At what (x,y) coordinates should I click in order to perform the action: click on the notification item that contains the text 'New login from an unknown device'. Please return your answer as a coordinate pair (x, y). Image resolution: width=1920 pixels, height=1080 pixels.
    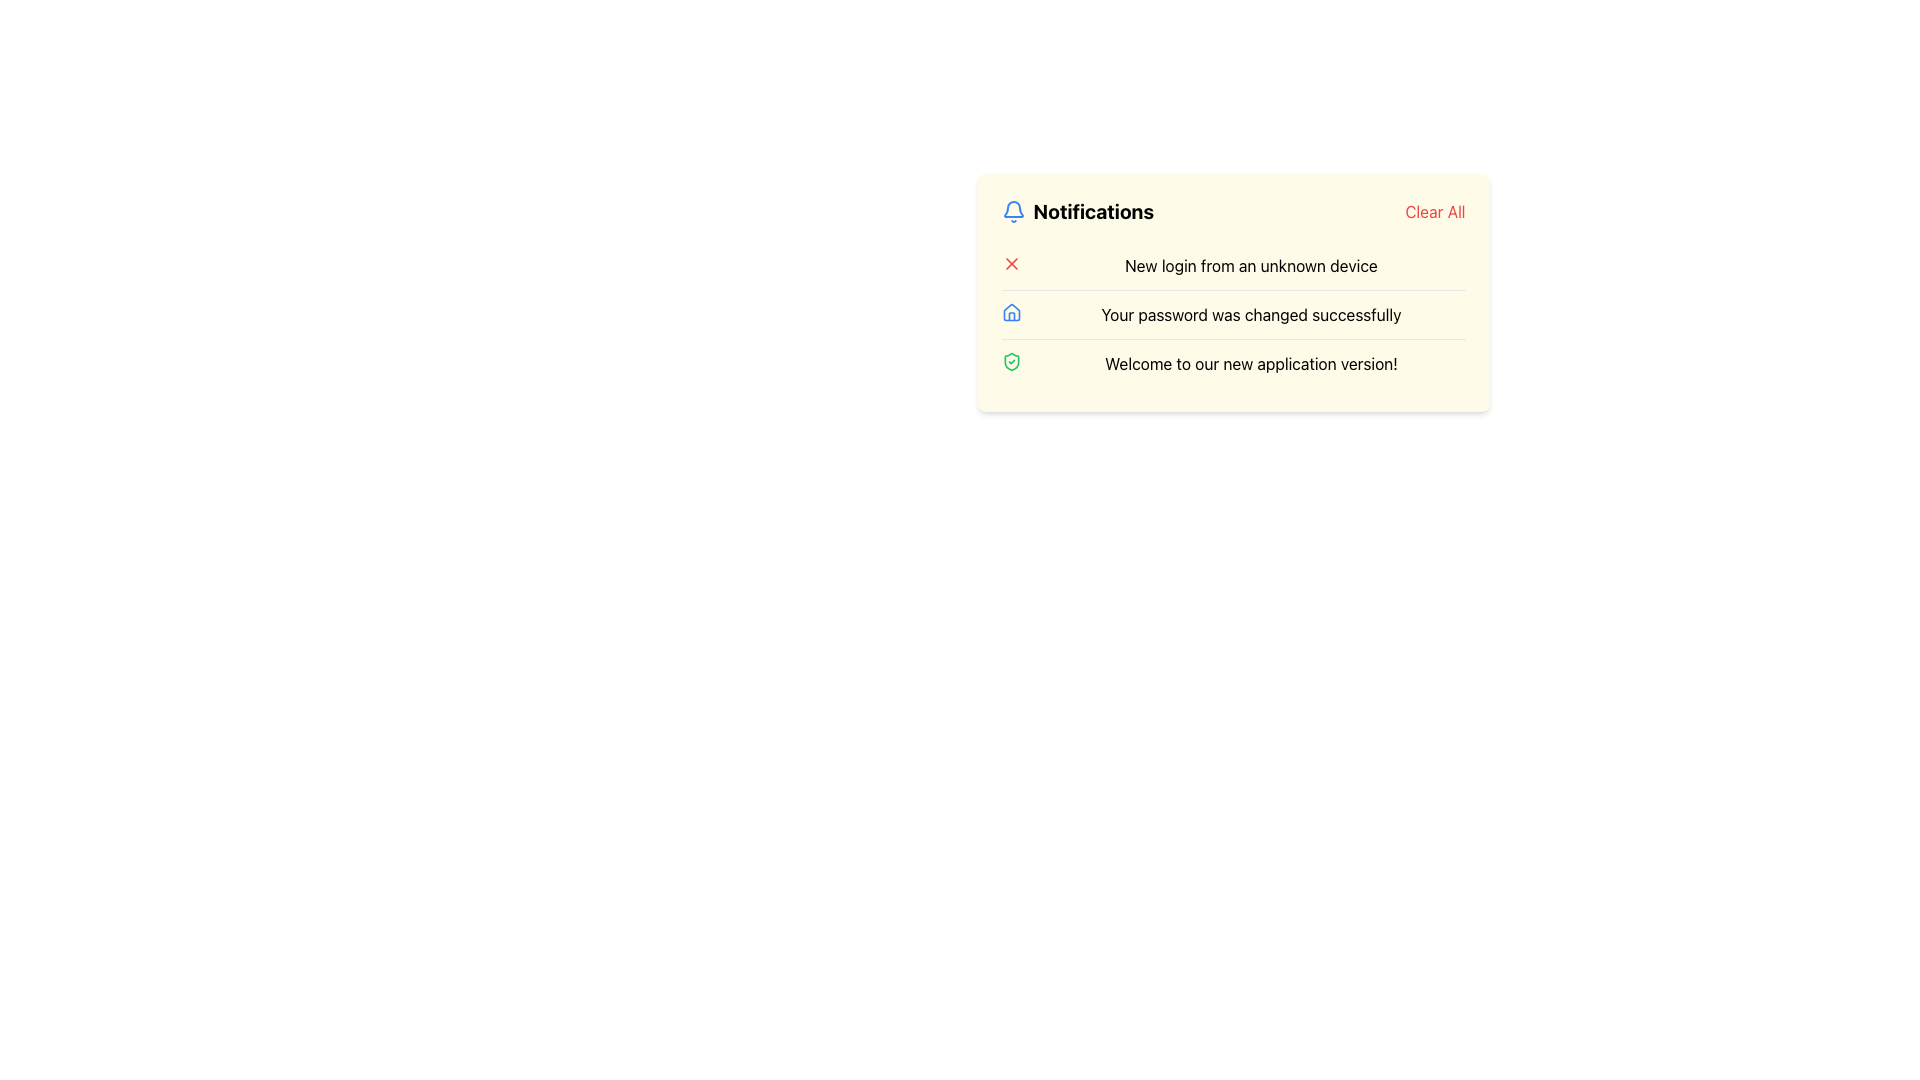
    Looking at the image, I should click on (1232, 265).